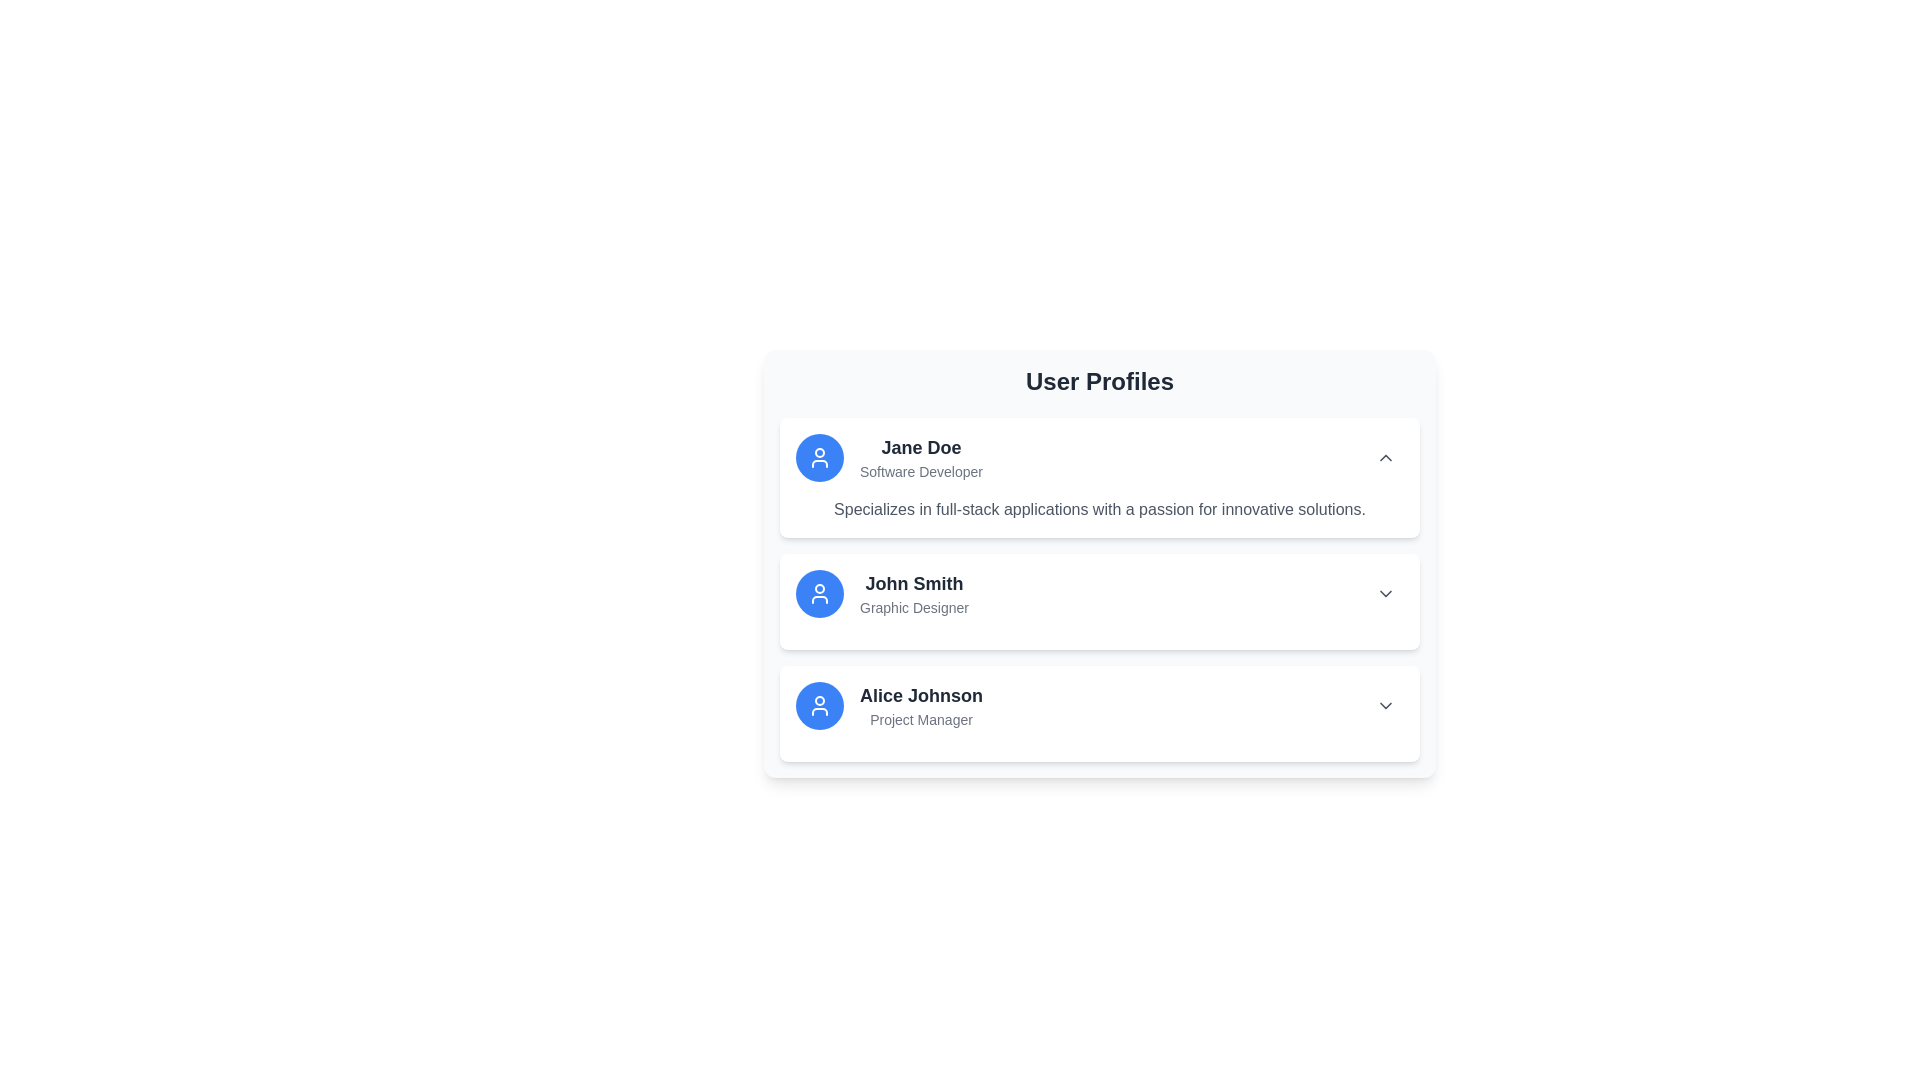 The height and width of the screenshot is (1080, 1920). Describe the element at coordinates (1385, 458) in the screenshot. I see `the icon-based button that allows users to toggle detailed information for 'Jane Doe - Software Developer'` at that location.